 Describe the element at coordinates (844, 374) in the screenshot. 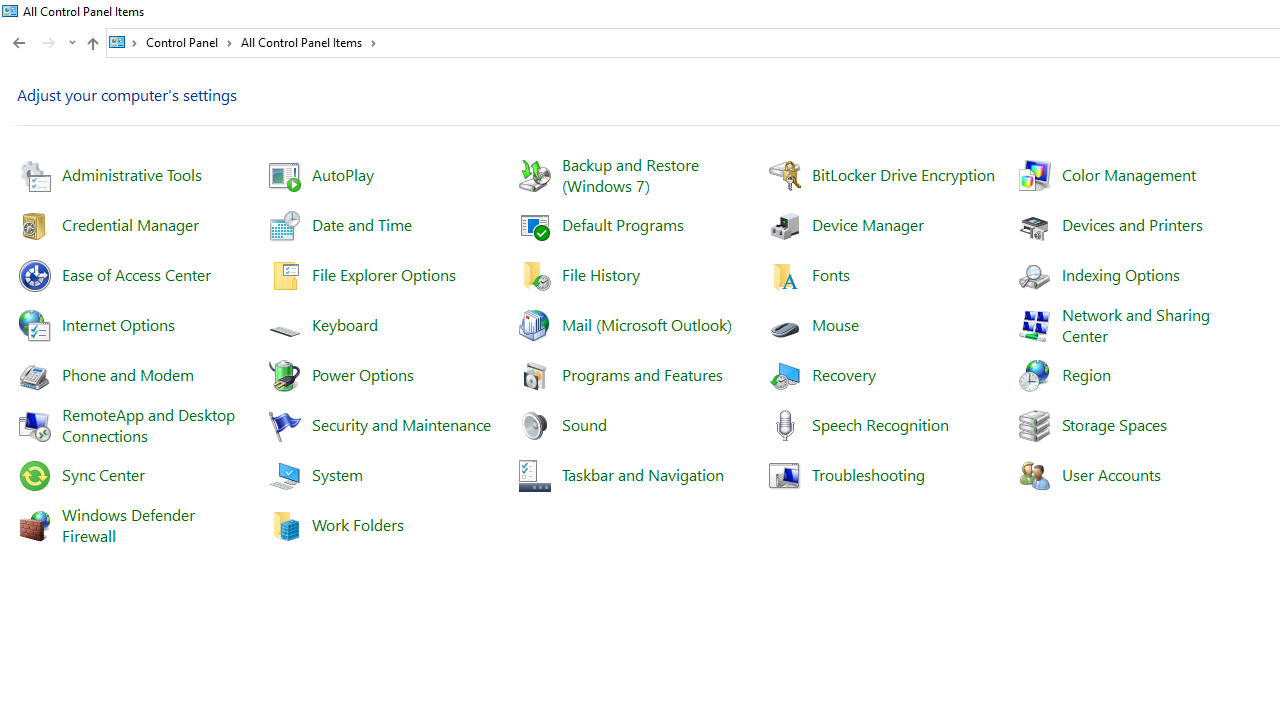

I see `'Recovery'` at that location.